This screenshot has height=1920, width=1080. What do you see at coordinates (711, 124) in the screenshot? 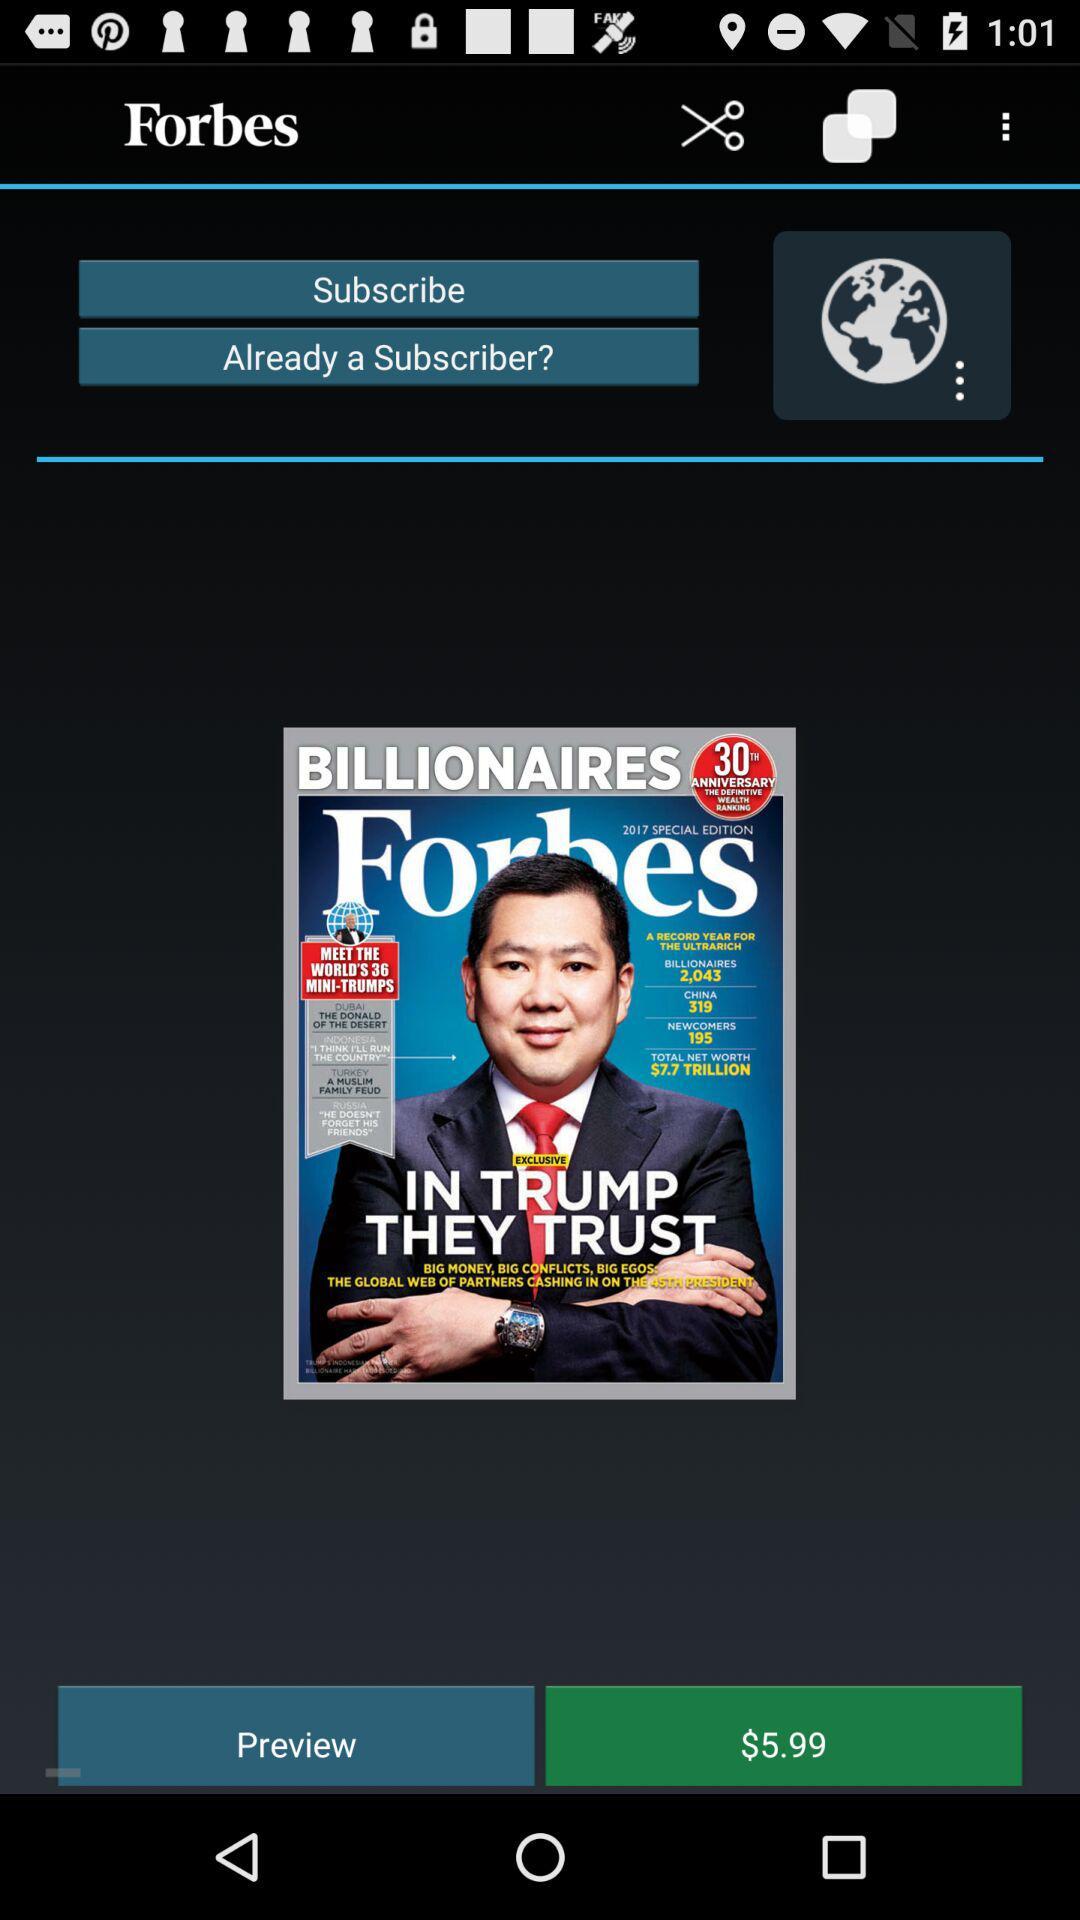
I see `cut a text` at bounding box center [711, 124].